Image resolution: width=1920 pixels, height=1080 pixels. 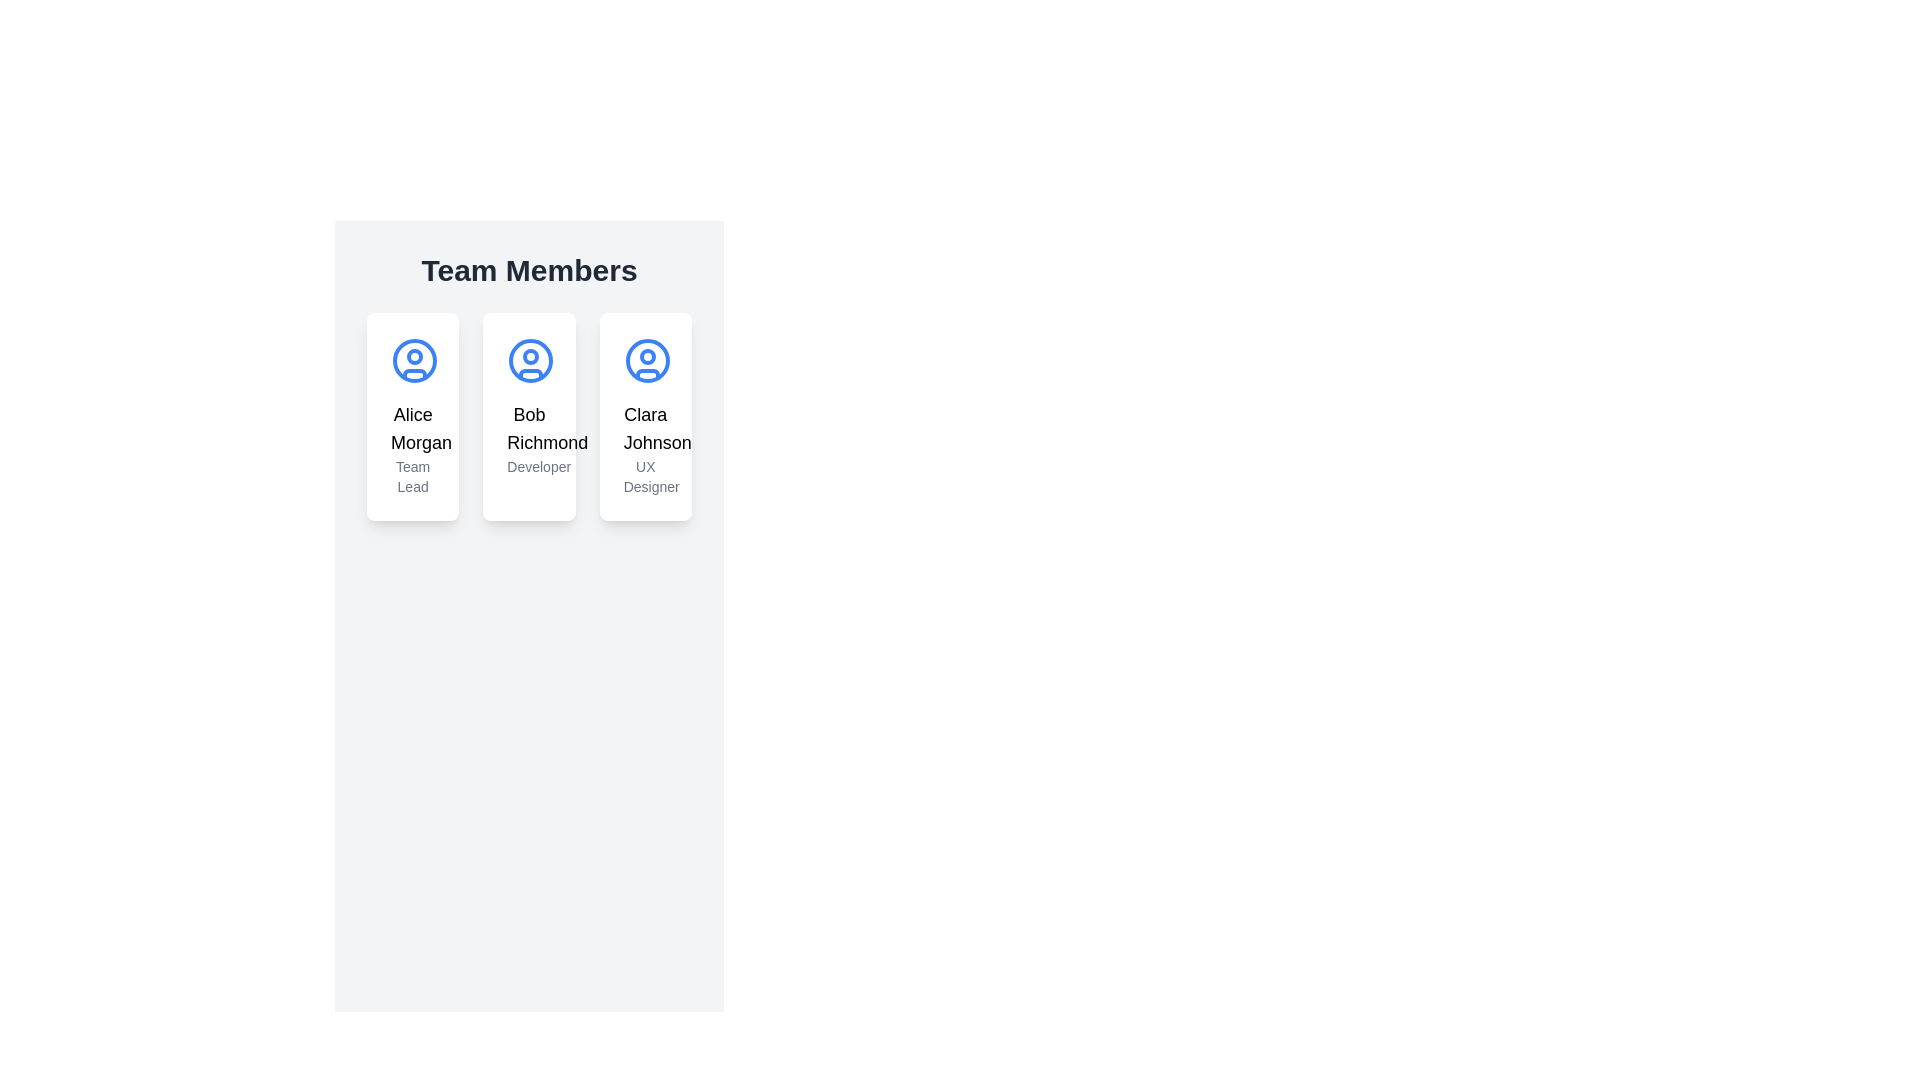 What do you see at coordinates (645, 415) in the screenshot?
I see `the Card component representing Clara Johnson, which is the third card in a row of three cards within a grid layout` at bounding box center [645, 415].